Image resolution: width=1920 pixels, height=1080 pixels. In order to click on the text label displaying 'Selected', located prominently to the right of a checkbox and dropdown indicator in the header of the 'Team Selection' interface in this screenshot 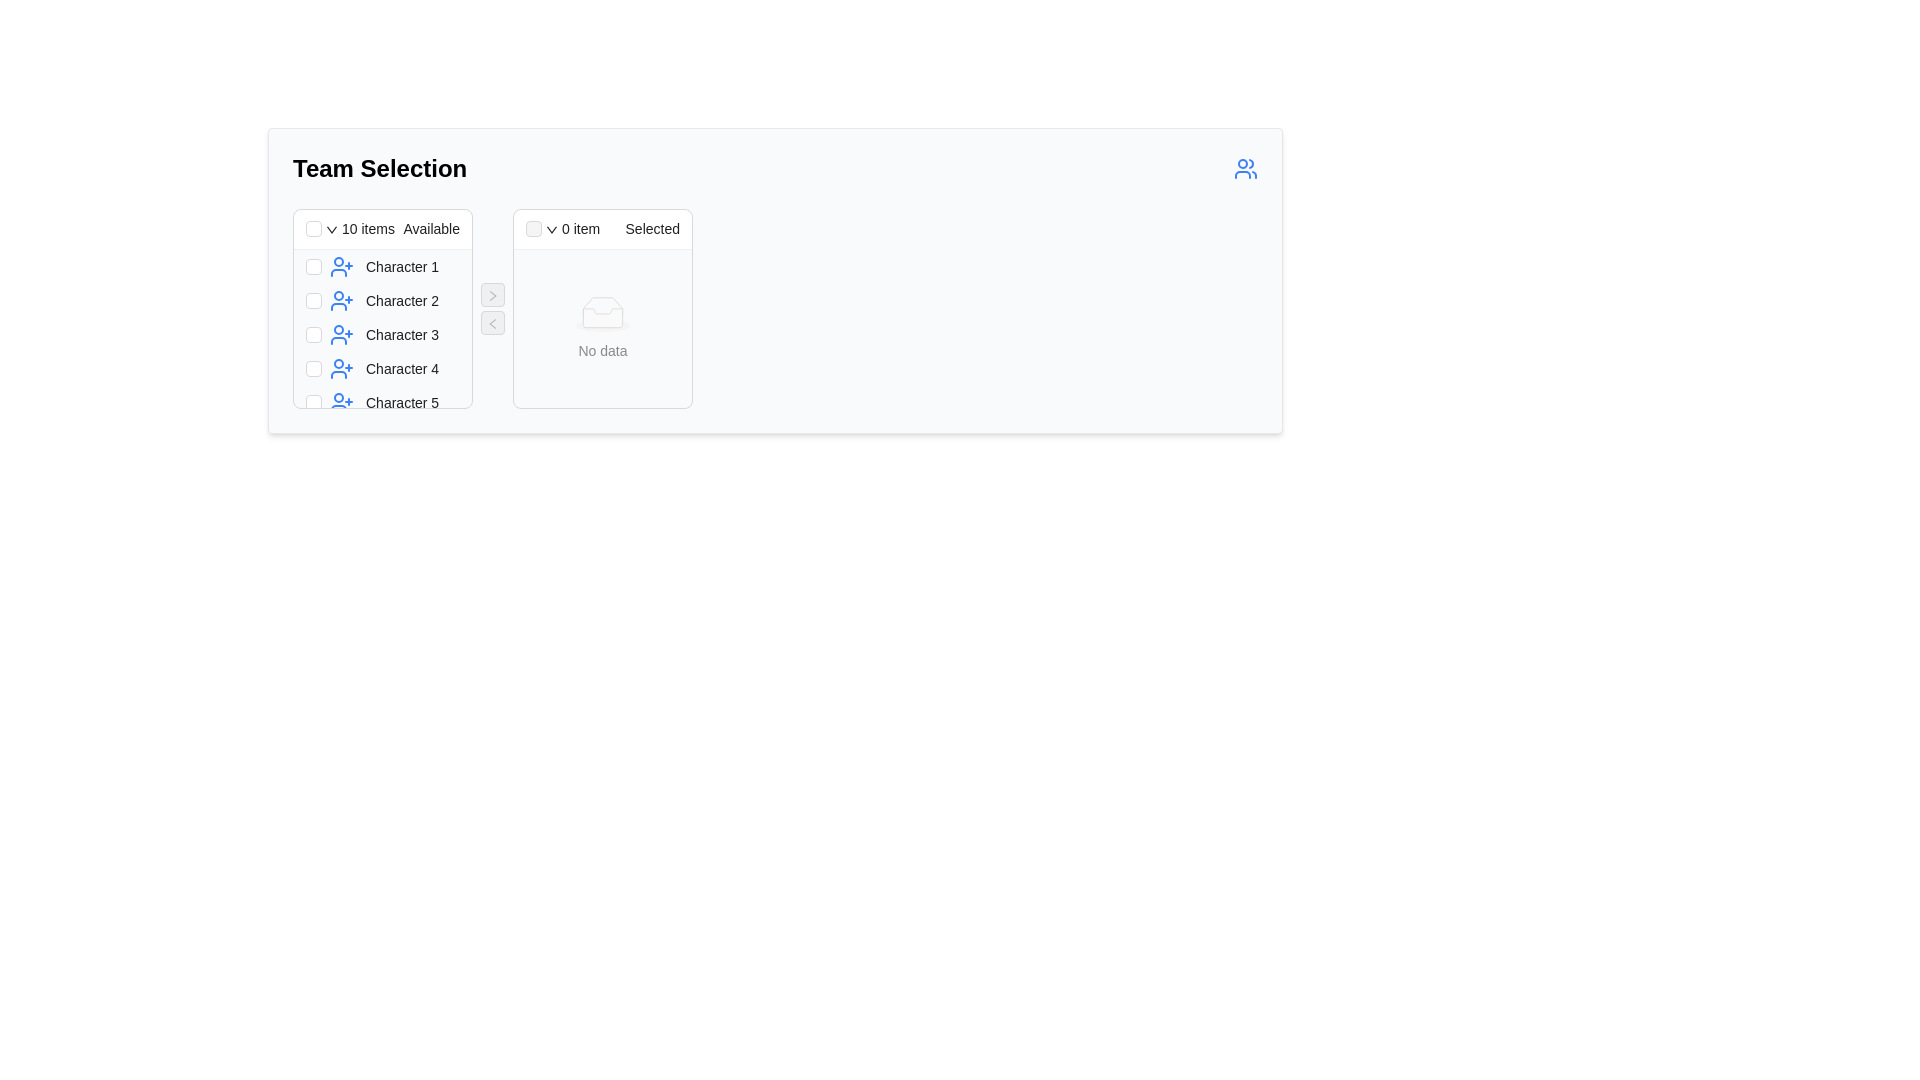, I will do `click(642, 227)`.